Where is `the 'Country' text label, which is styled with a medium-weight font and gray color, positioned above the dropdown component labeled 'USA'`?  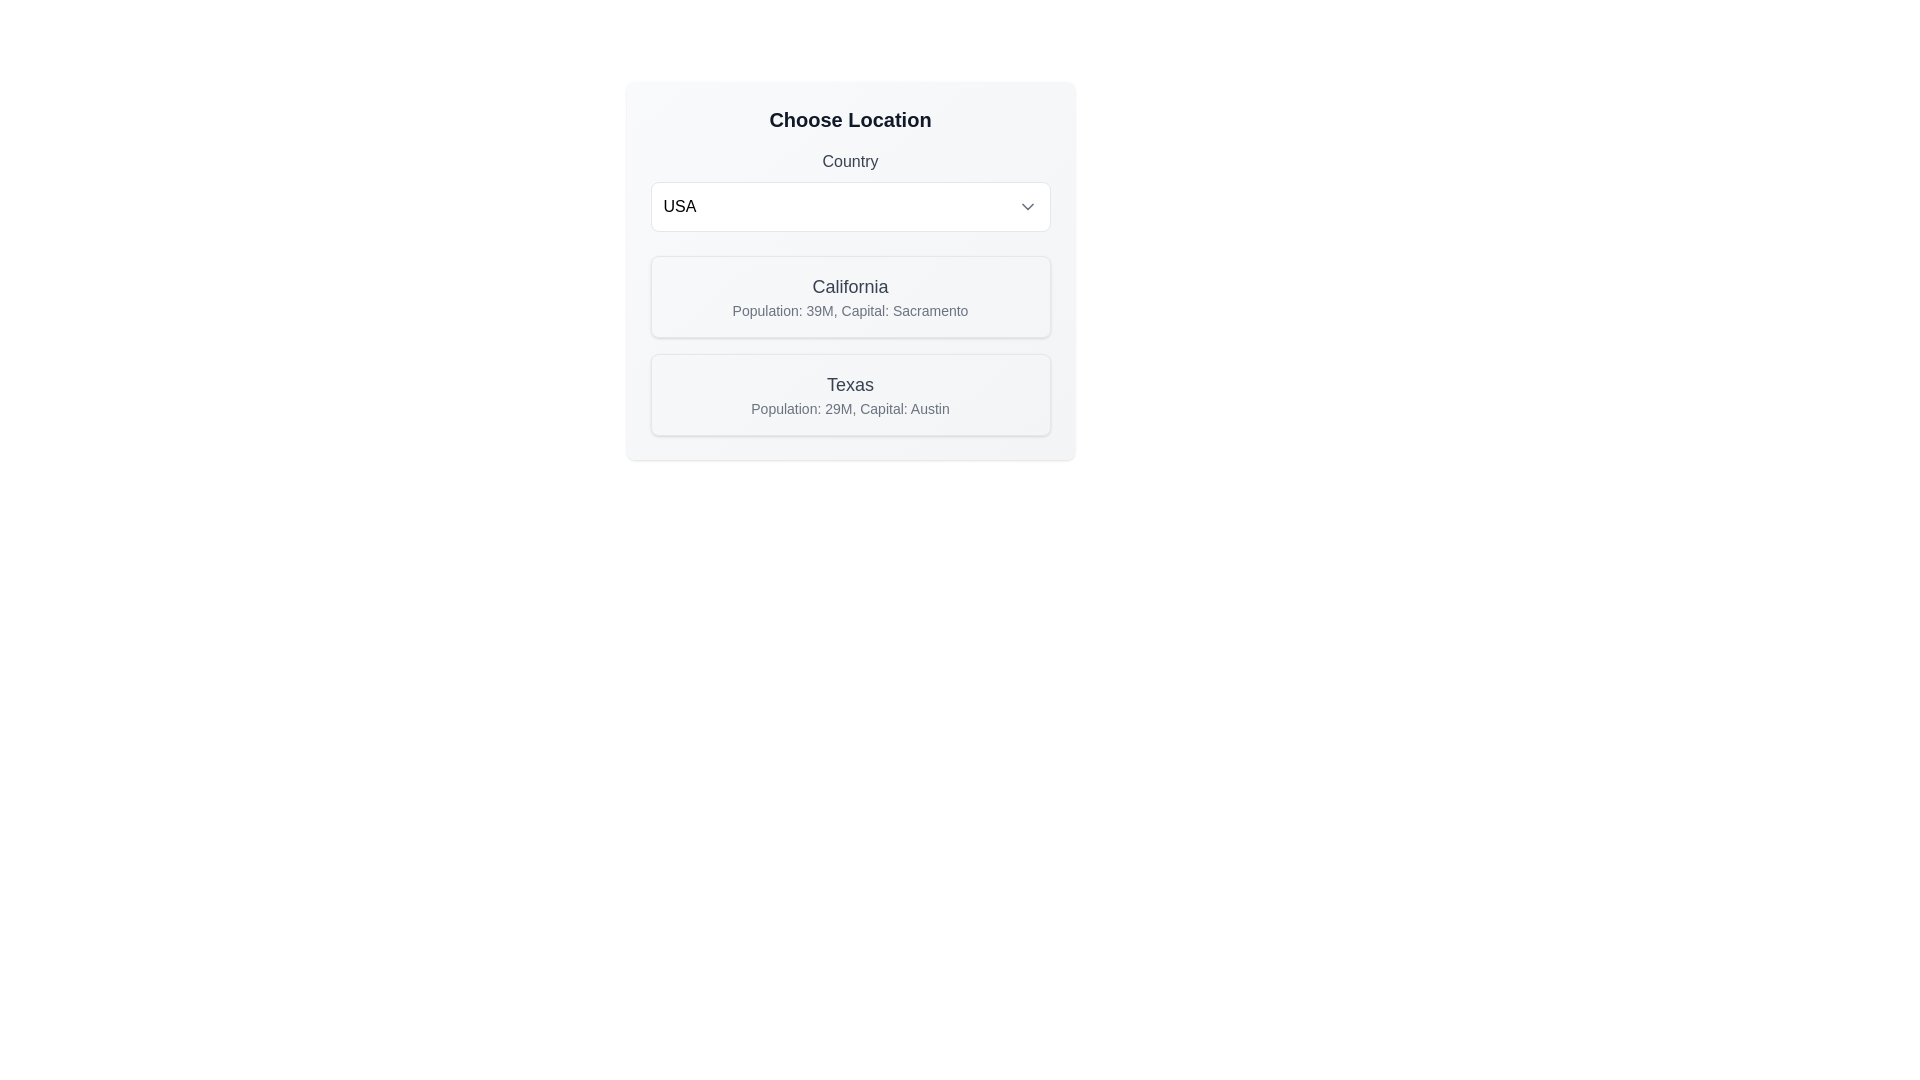
the 'Country' text label, which is styled with a medium-weight font and gray color, positioned above the dropdown component labeled 'USA' is located at coordinates (850, 161).